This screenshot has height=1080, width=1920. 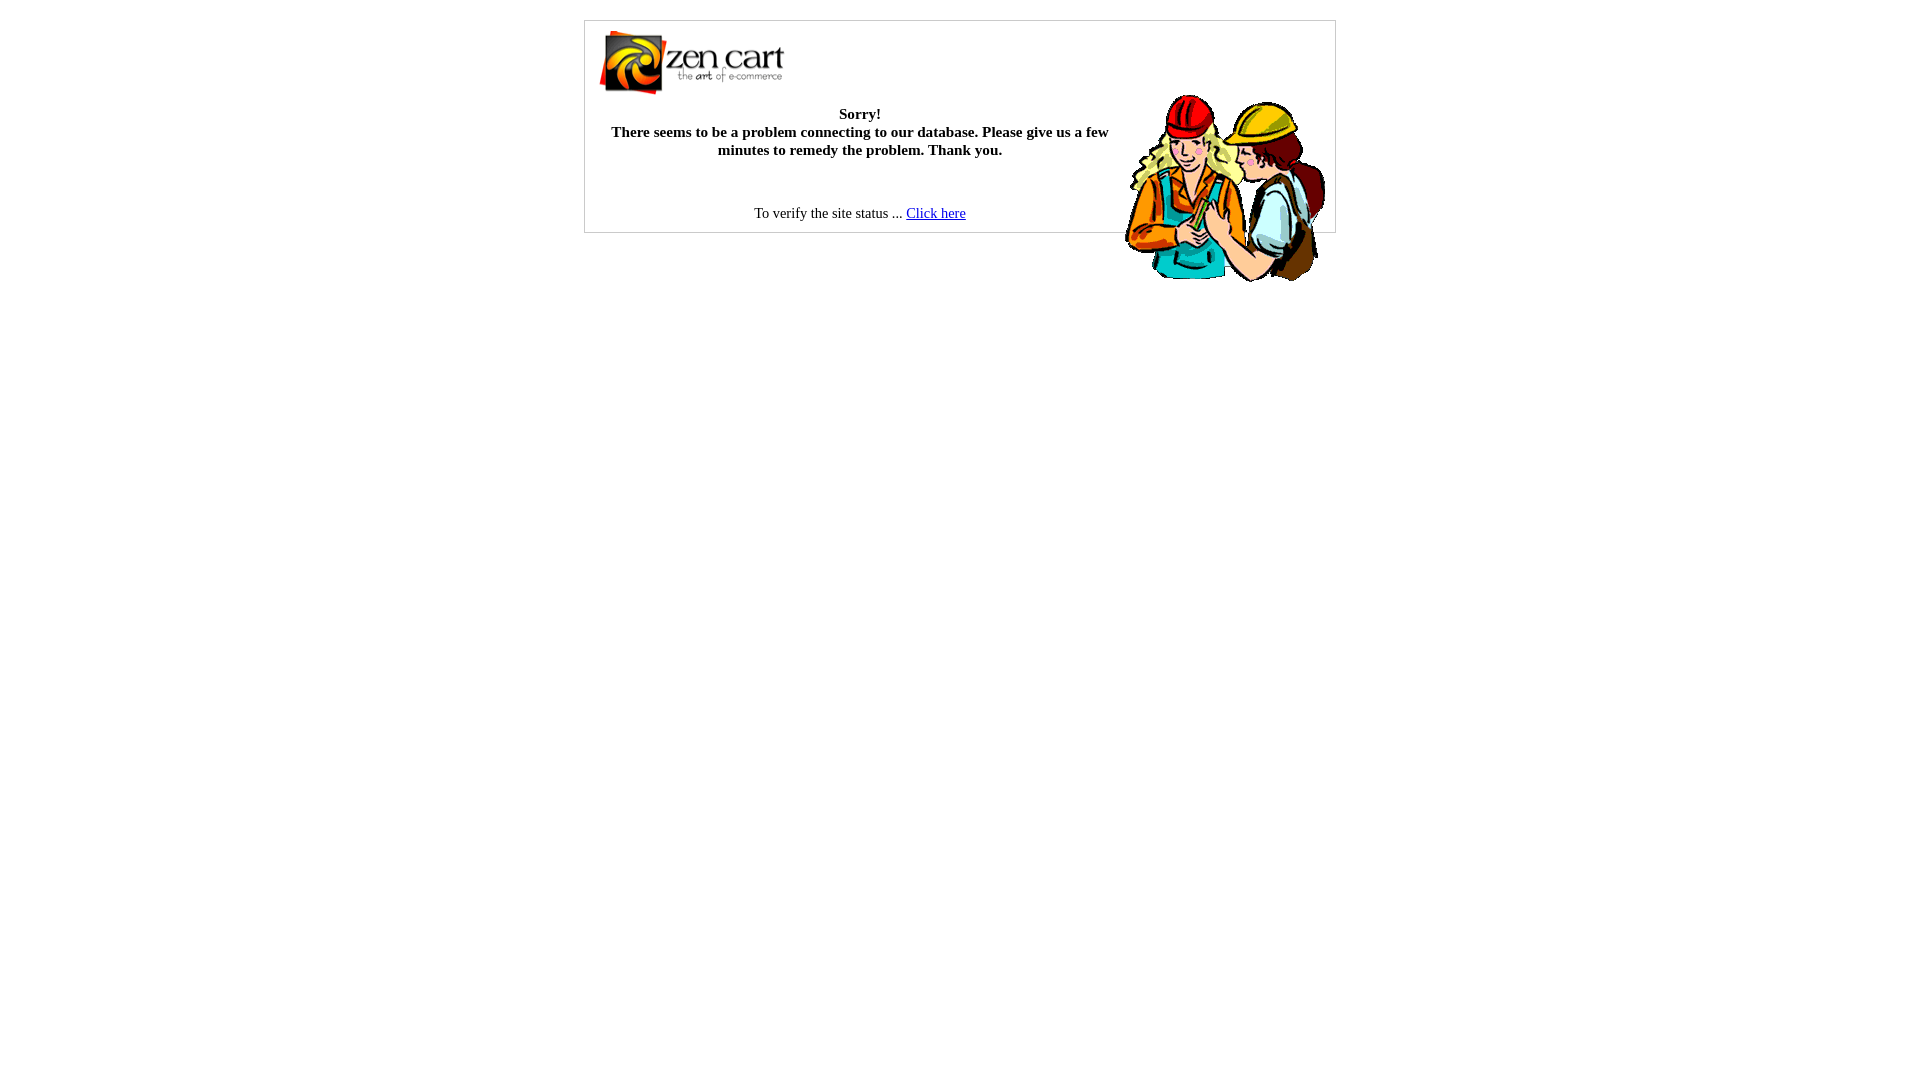 What do you see at coordinates (691, 61) in the screenshot?
I see `'This Is my store logo. [home link]'` at bounding box center [691, 61].